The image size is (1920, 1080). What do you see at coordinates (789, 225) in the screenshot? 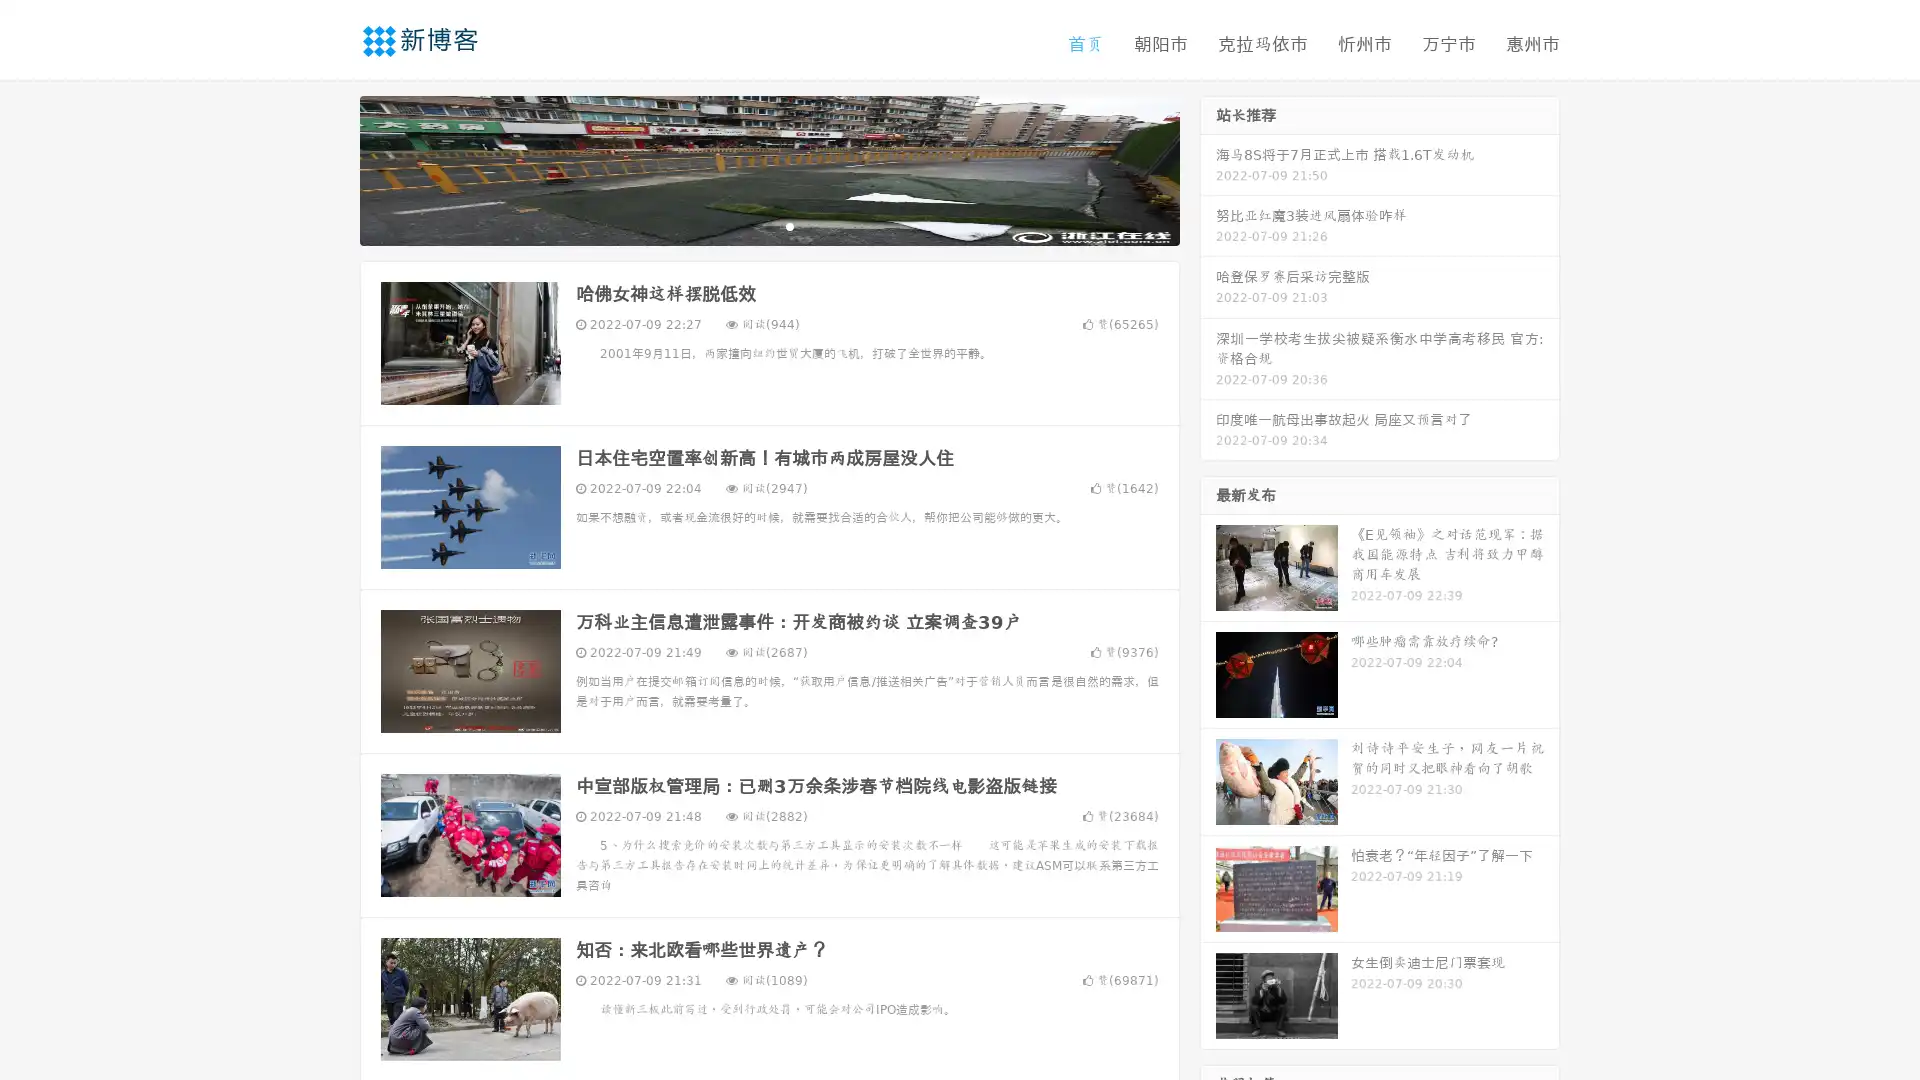
I see `Go to slide 3` at bounding box center [789, 225].